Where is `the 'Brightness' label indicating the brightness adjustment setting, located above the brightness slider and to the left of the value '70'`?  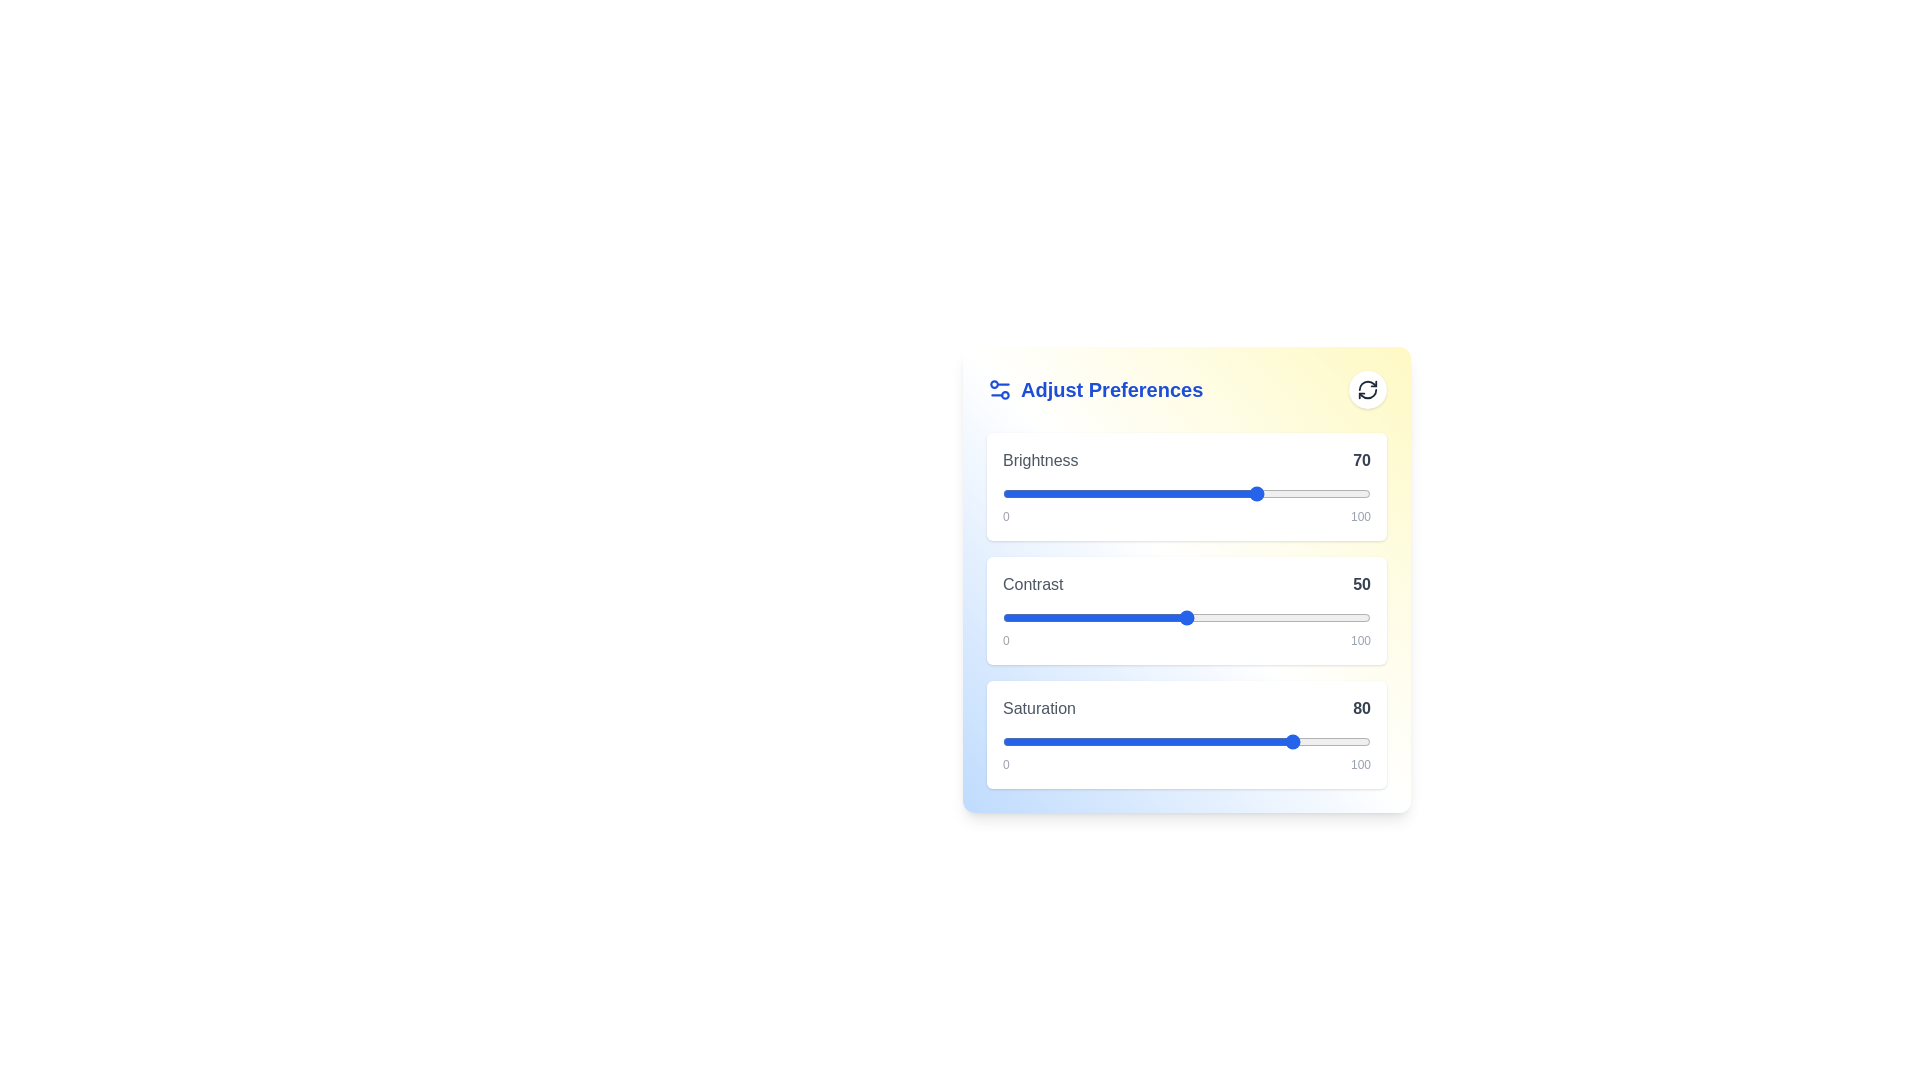 the 'Brightness' label indicating the brightness adjustment setting, located above the brightness slider and to the left of the value '70' is located at coordinates (1040, 461).